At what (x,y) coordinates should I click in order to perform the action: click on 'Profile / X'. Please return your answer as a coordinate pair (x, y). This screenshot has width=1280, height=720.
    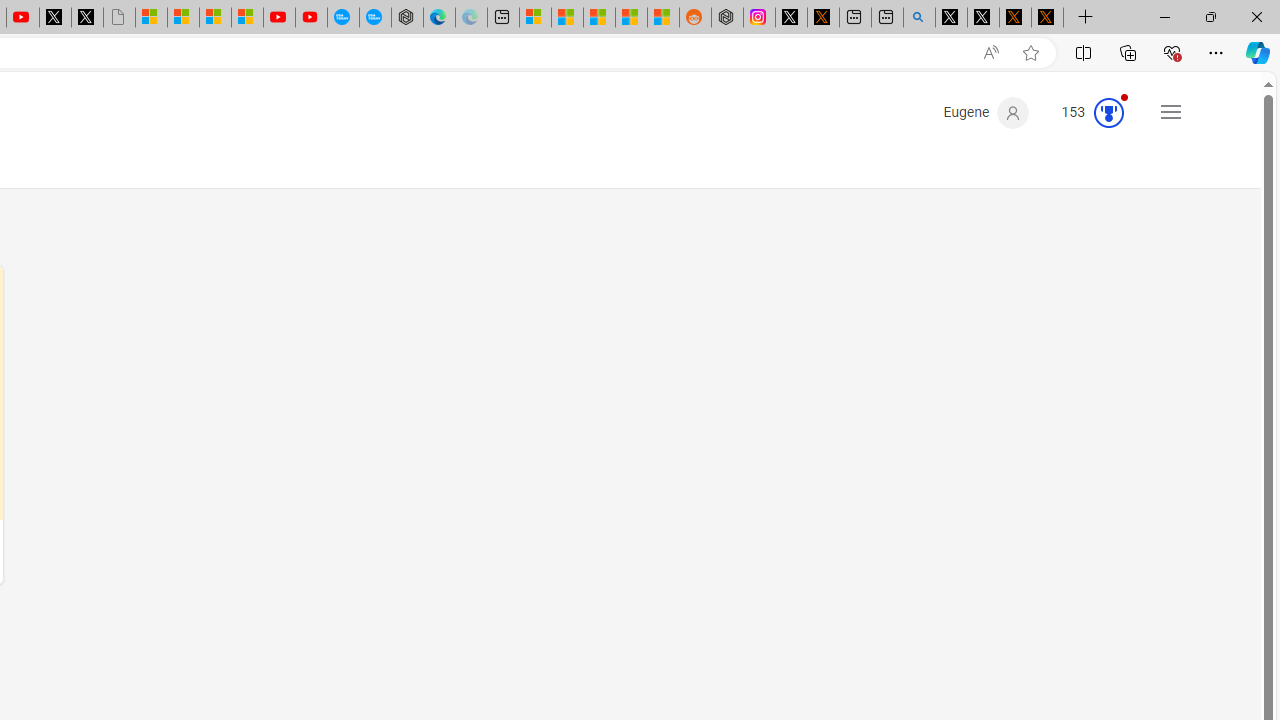
    Looking at the image, I should click on (950, 17).